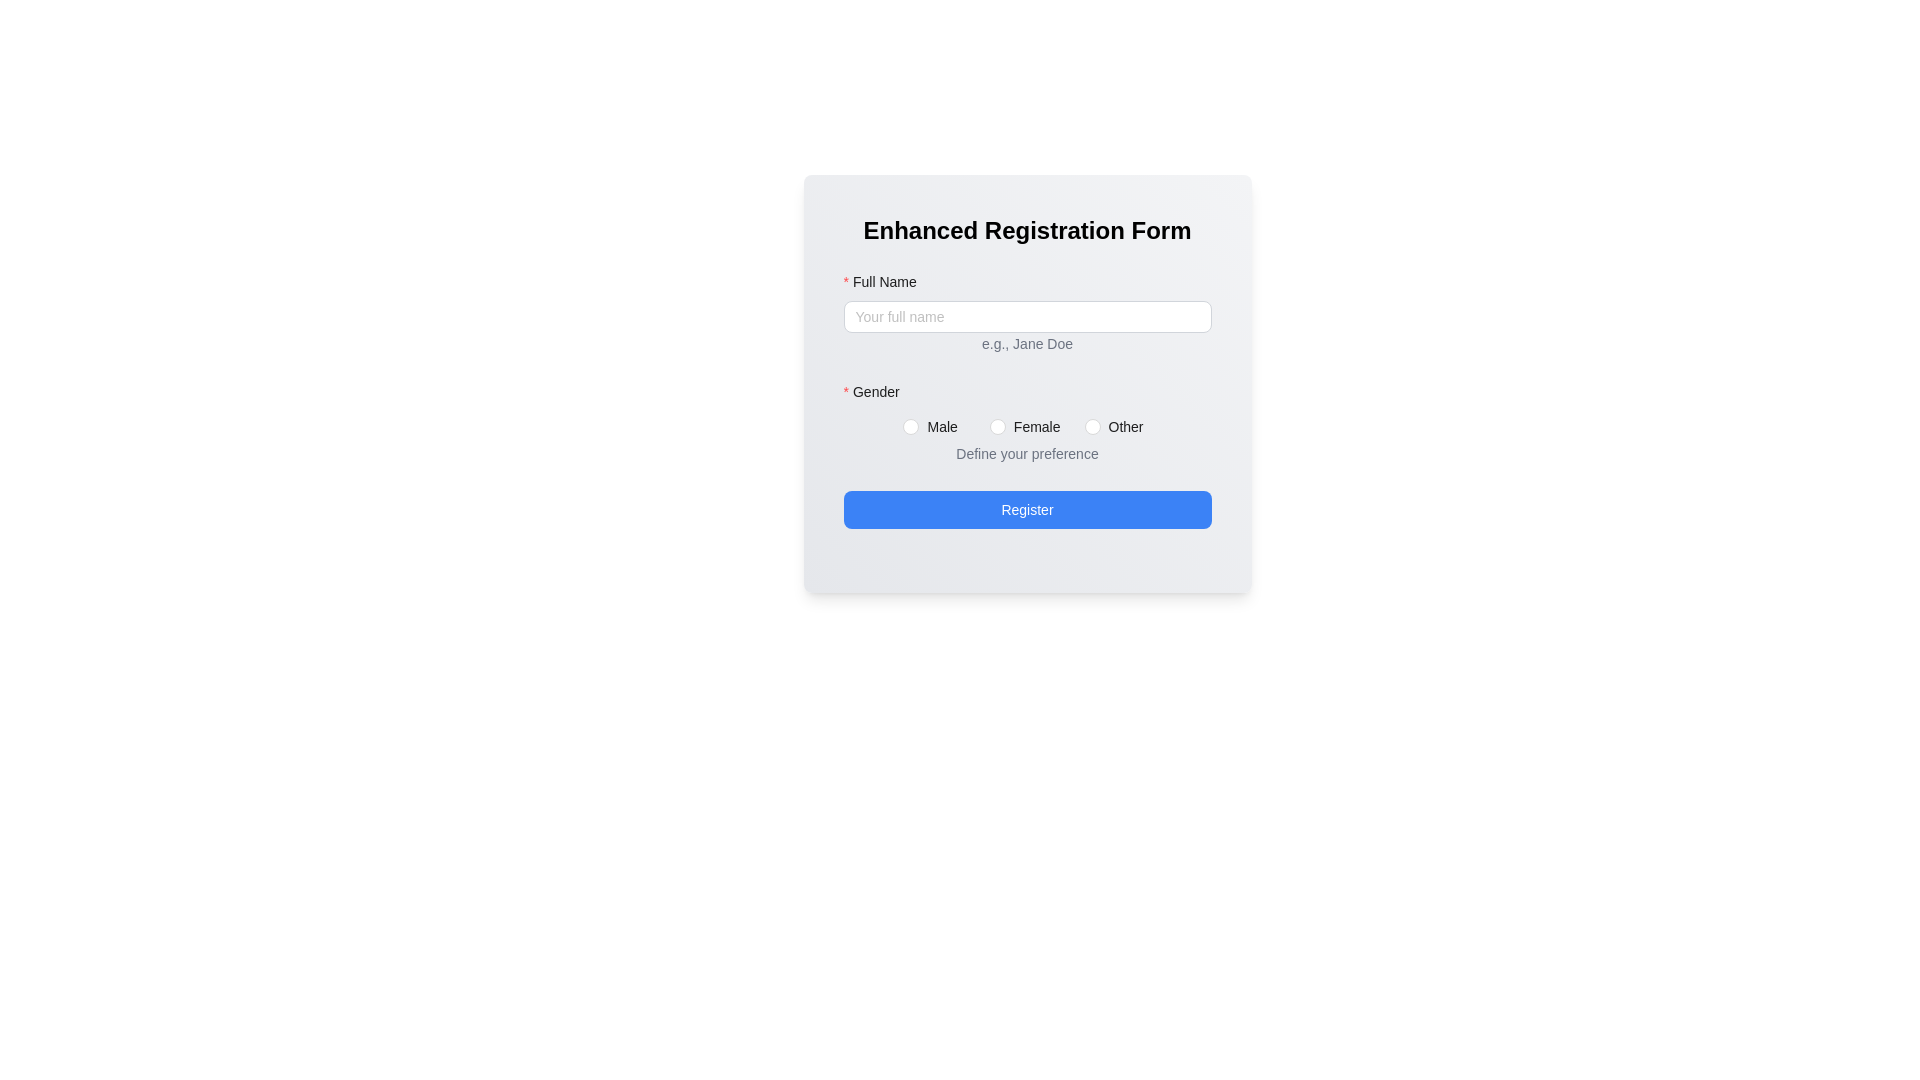  I want to click on the 'Gender' label element that is styled with an asterisk, indicating a required field, located directly below the 'Full Name' label in the form, so click(878, 392).